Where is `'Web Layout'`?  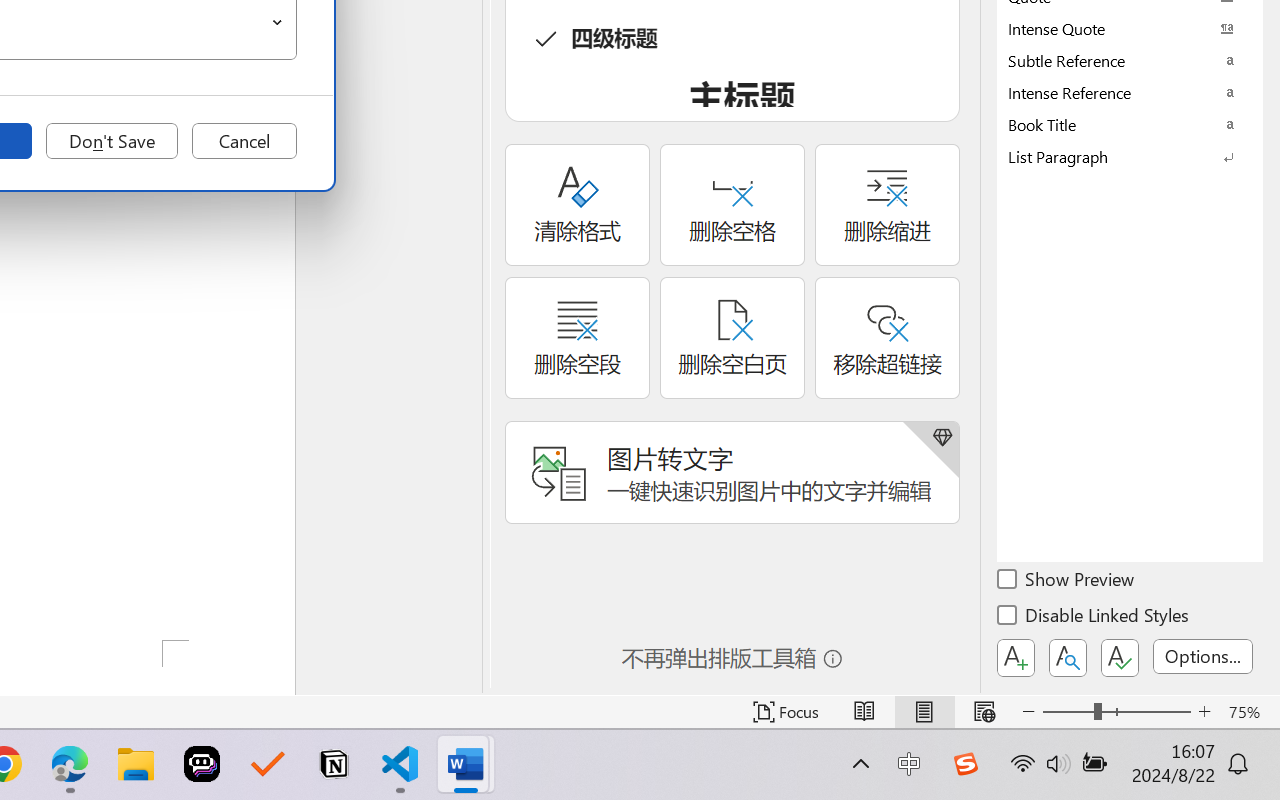
'Web Layout' is located at coordinates (984, 711).